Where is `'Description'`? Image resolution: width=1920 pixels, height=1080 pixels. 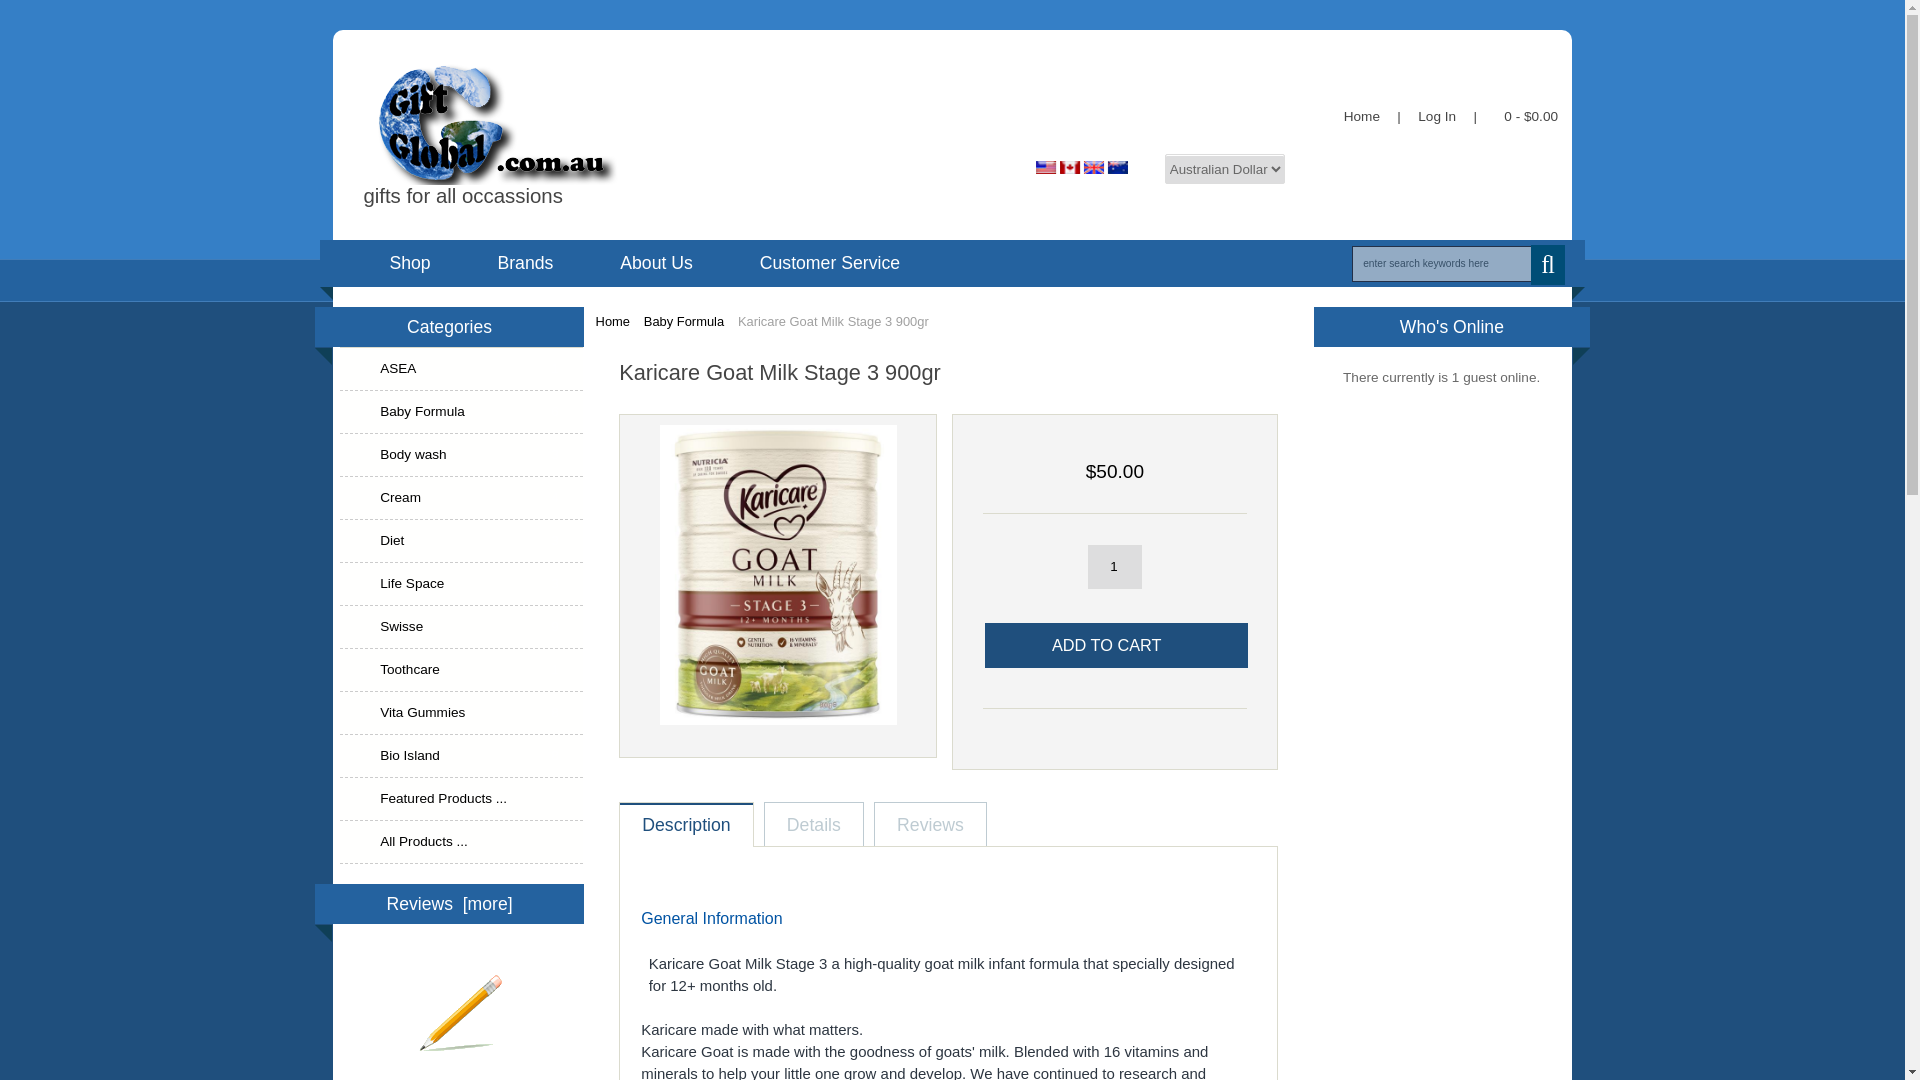
'Description' is located at coordinates (618, 825).